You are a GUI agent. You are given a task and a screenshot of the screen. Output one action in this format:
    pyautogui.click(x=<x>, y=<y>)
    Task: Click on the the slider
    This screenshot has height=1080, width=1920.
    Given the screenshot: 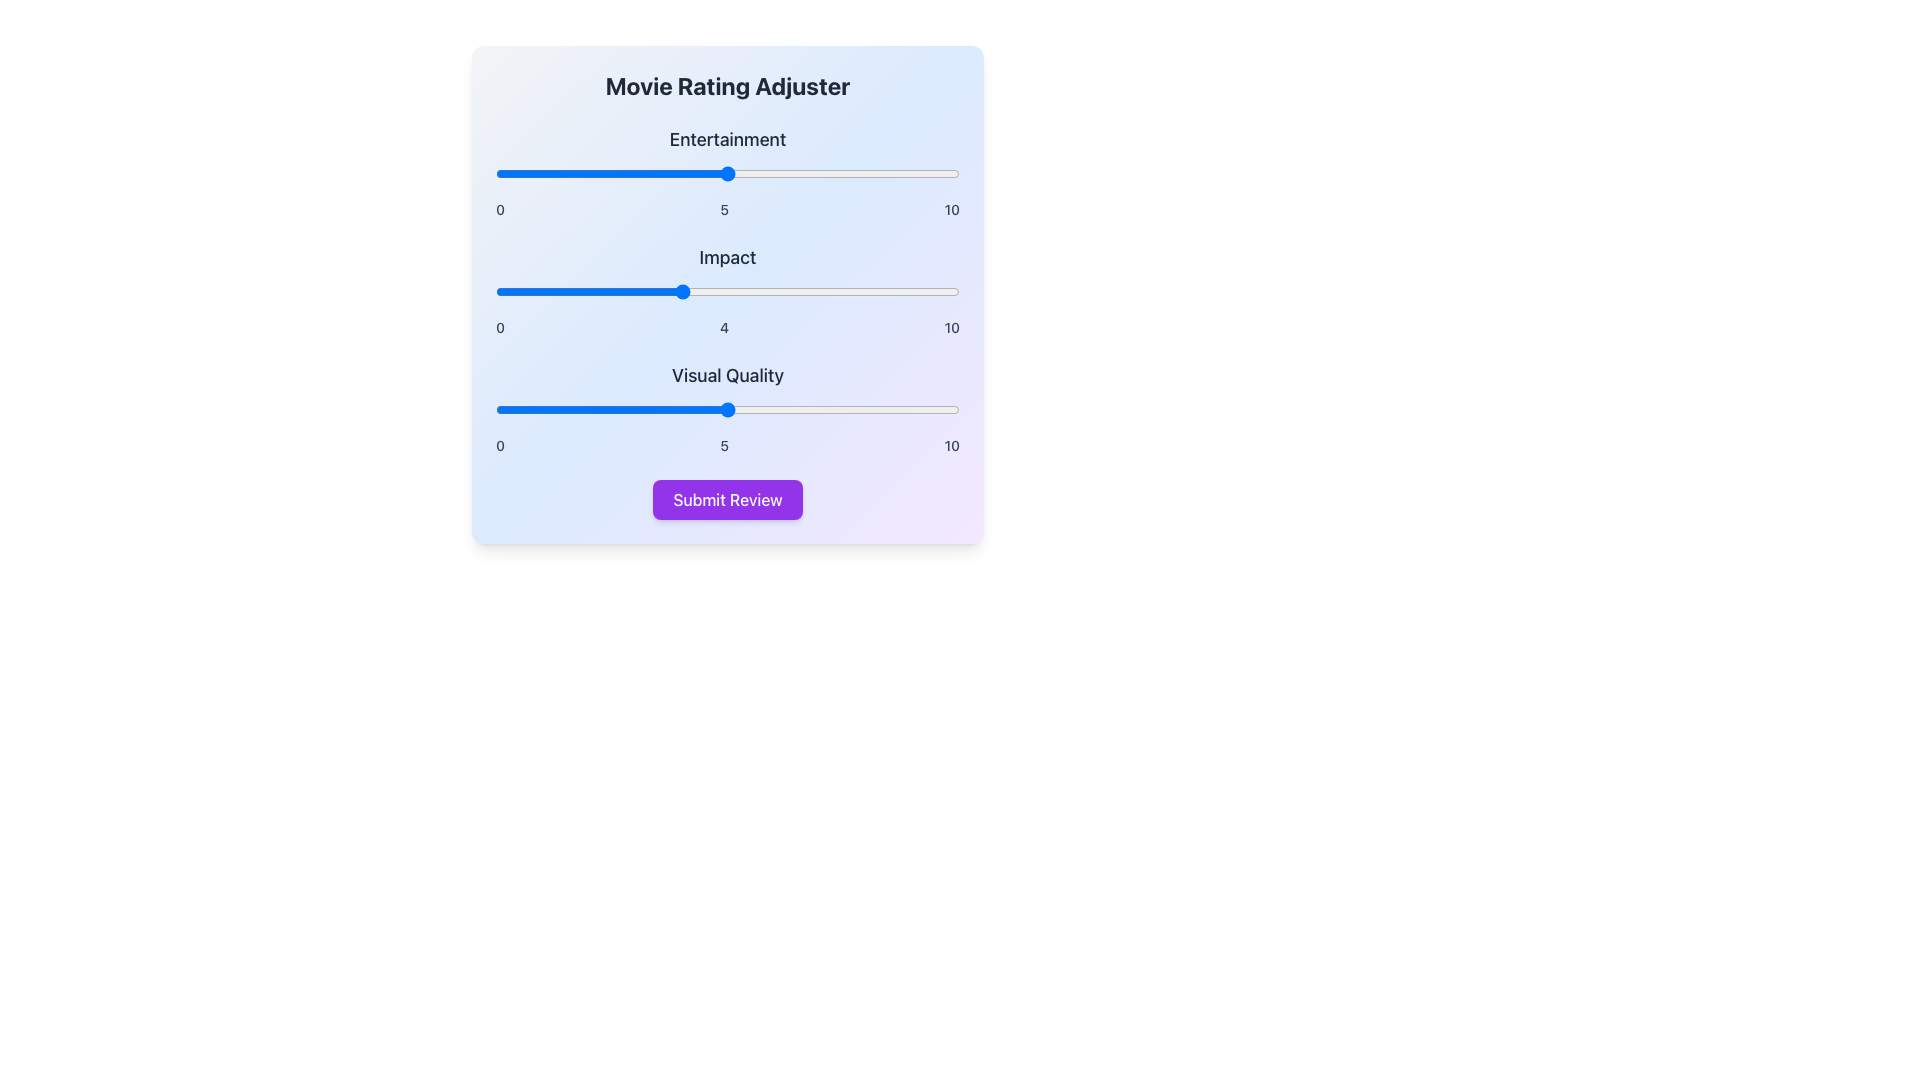 What is the action you would take?
    pyautogui.click(x=634, y=408)
    